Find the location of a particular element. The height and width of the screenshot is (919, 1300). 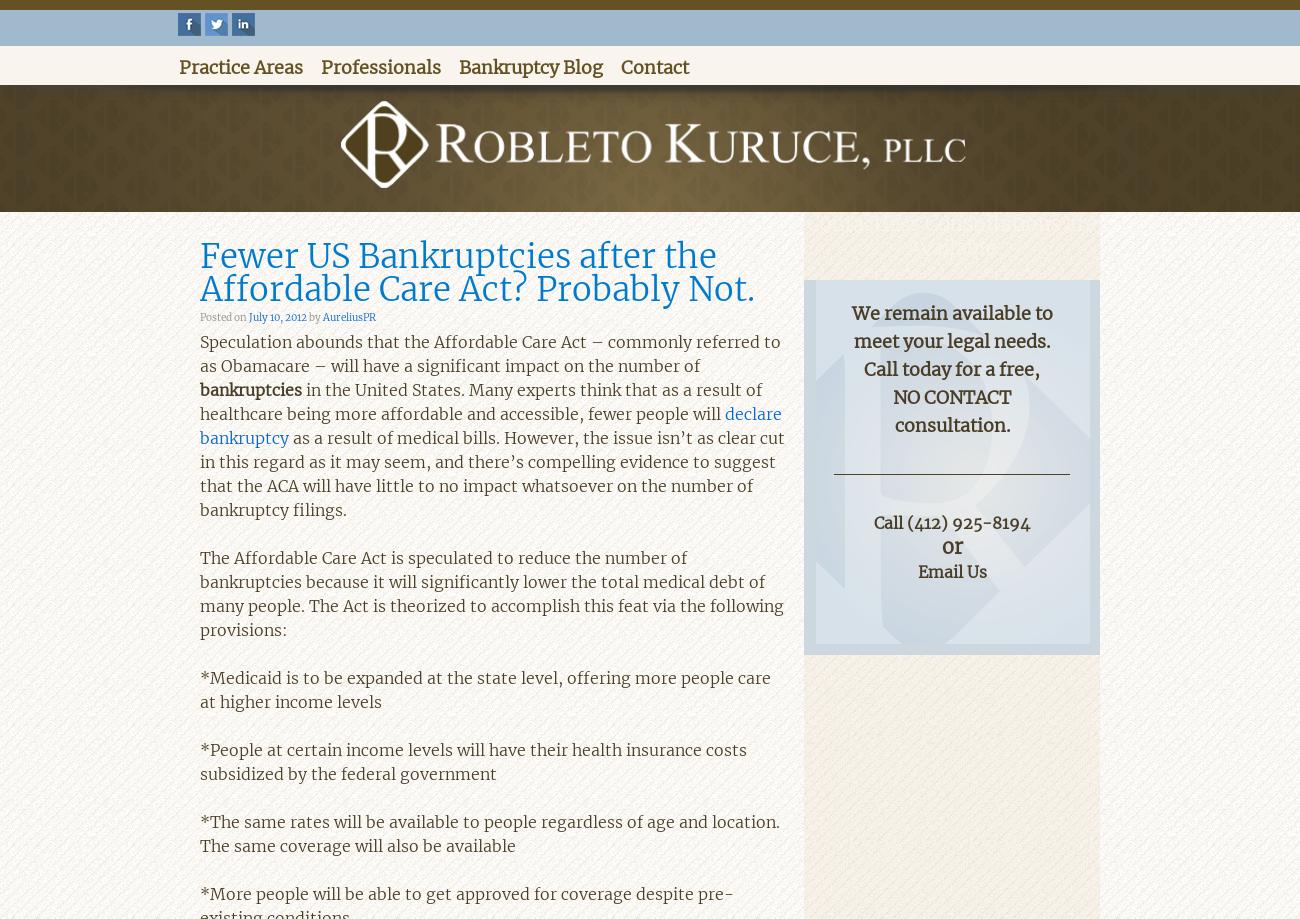

'Call' is located at coordinates (889, 520).